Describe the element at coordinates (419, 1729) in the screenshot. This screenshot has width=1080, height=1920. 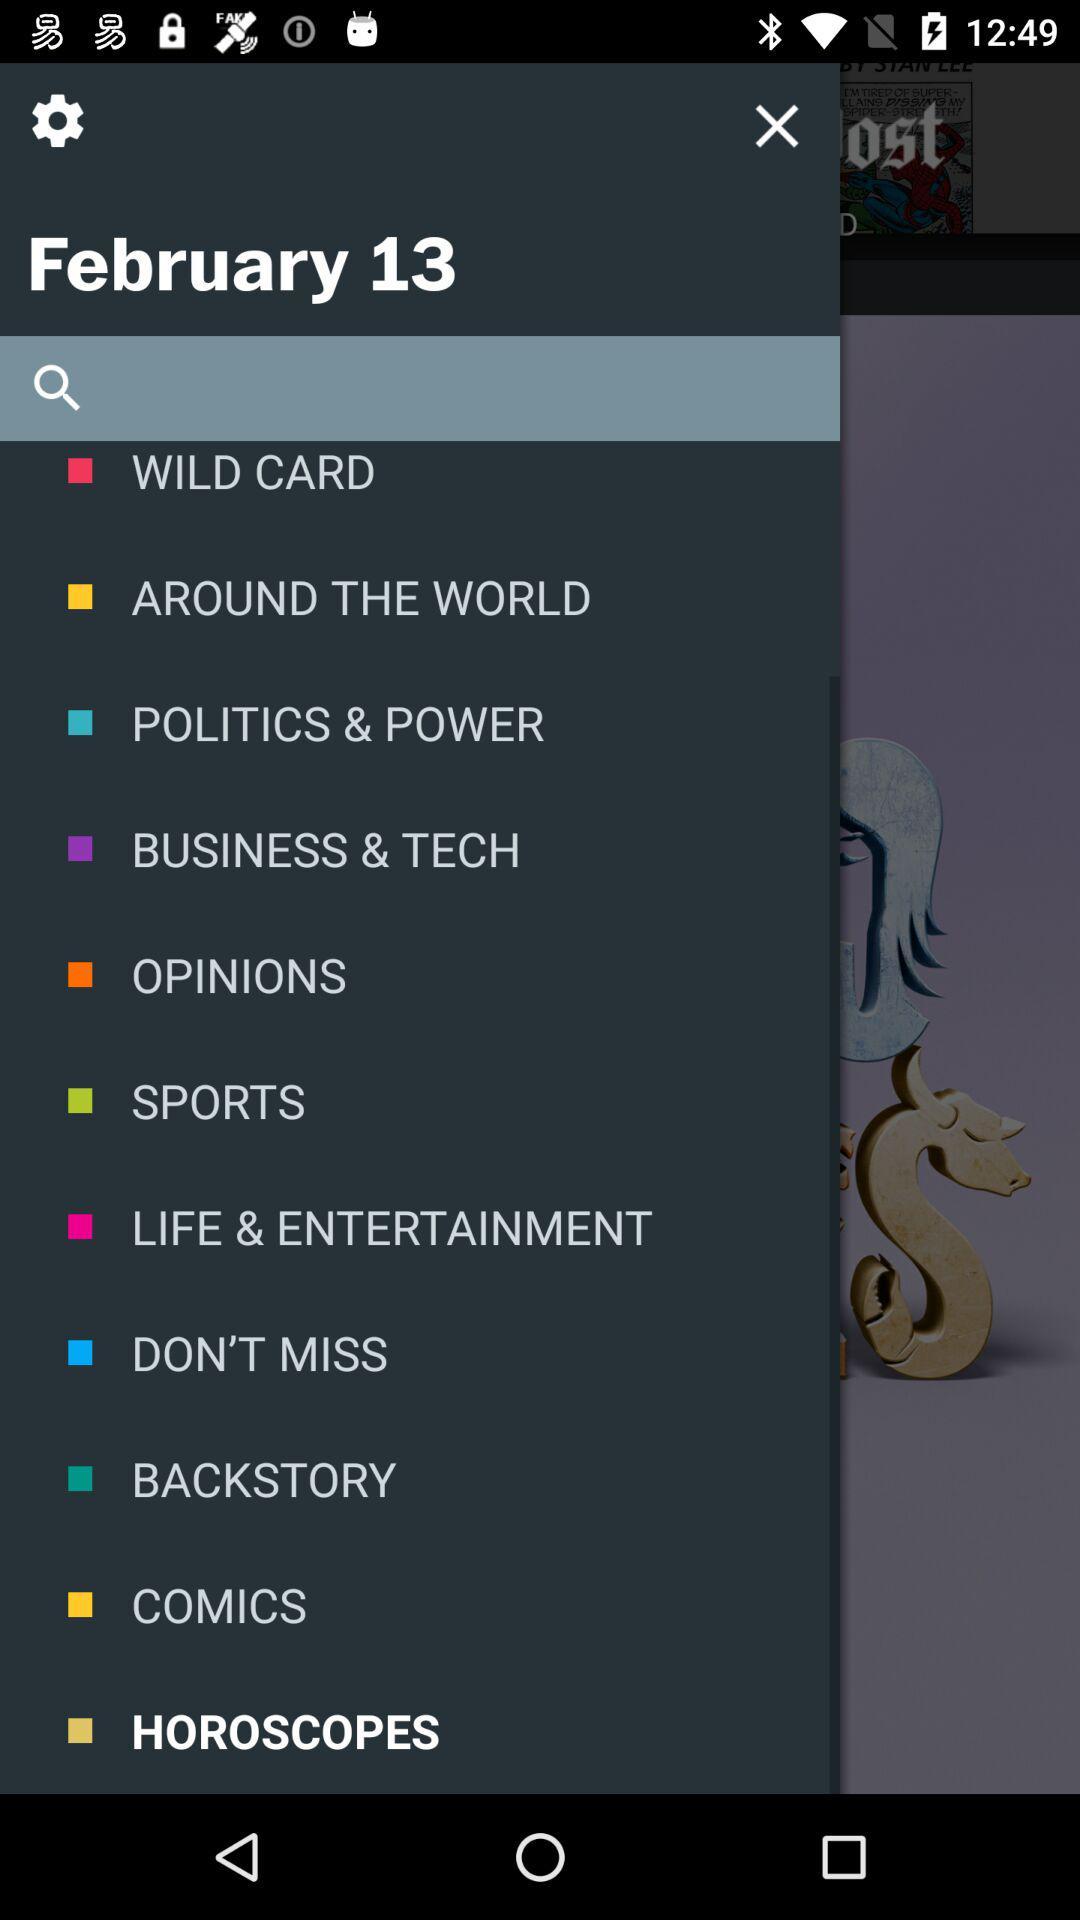
I see `the horoscopes icon` at that location.